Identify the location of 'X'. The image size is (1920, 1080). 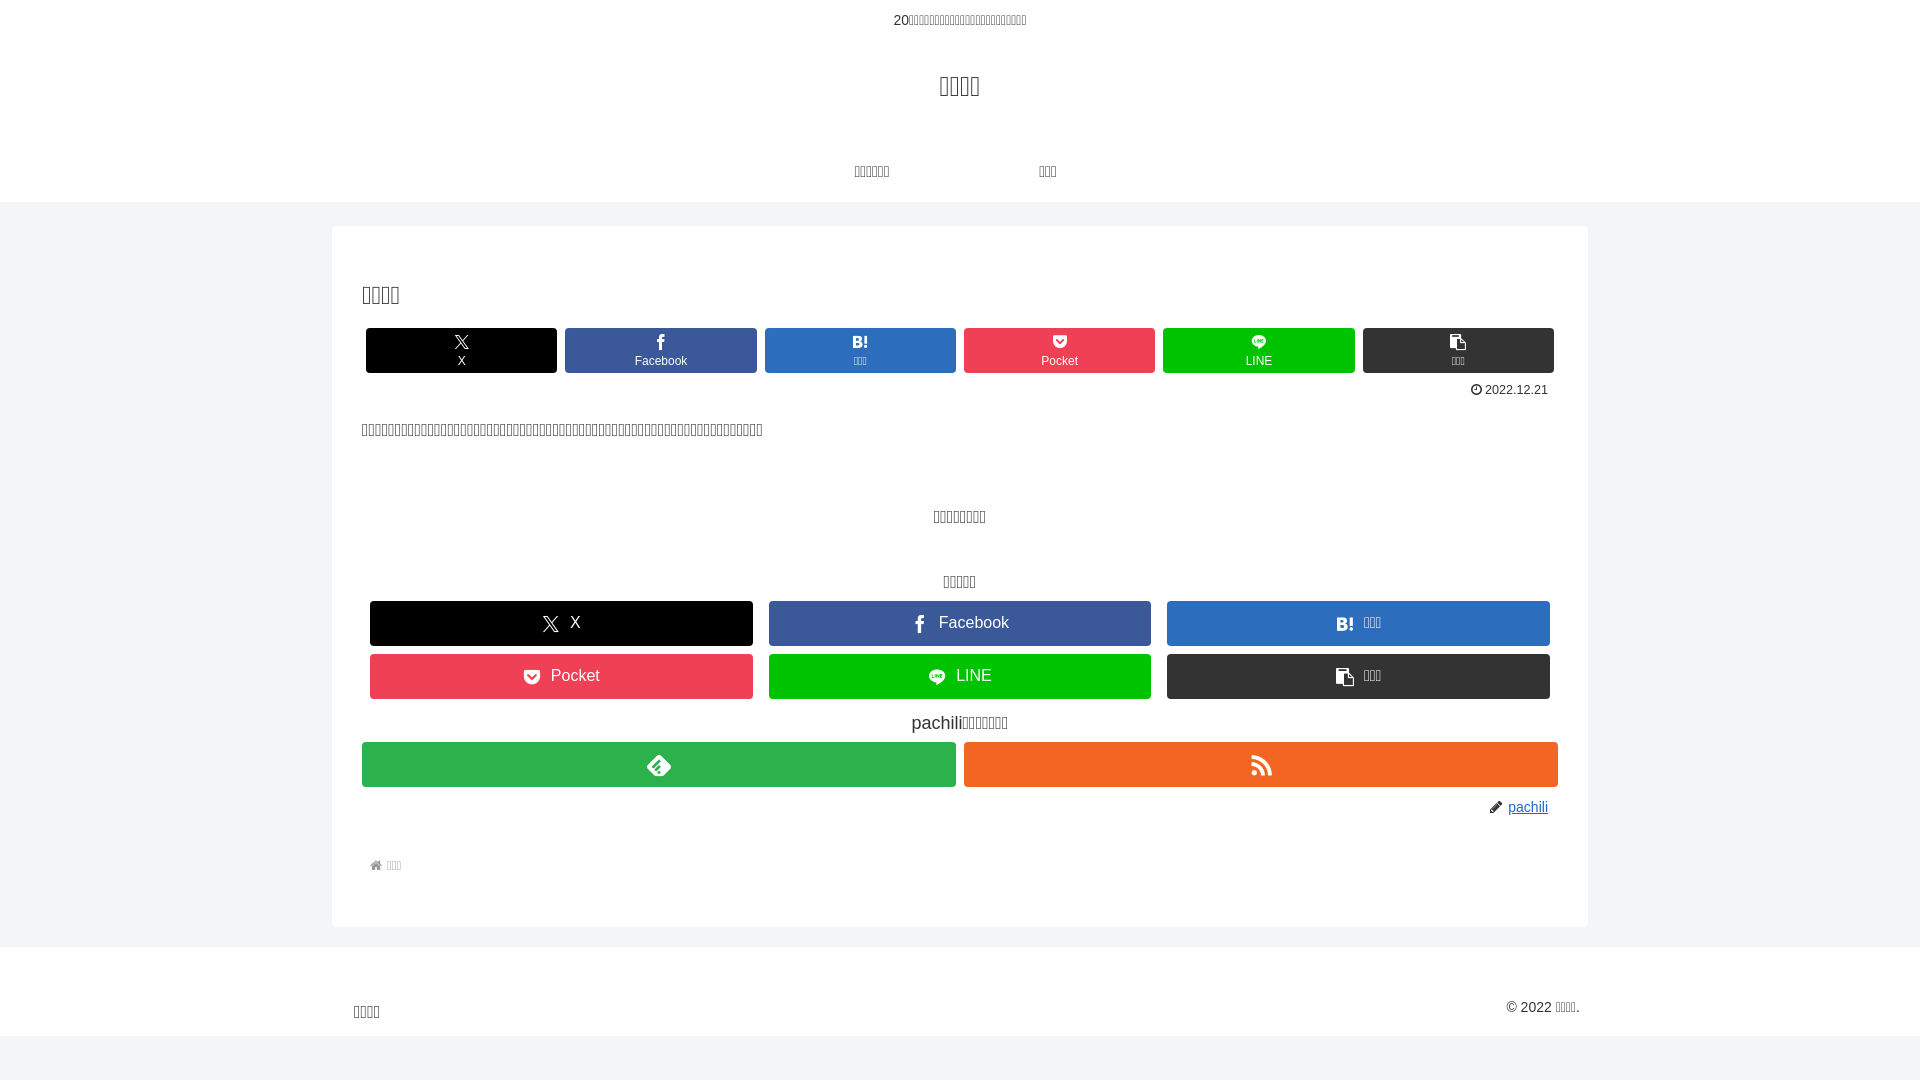
(460, 349).